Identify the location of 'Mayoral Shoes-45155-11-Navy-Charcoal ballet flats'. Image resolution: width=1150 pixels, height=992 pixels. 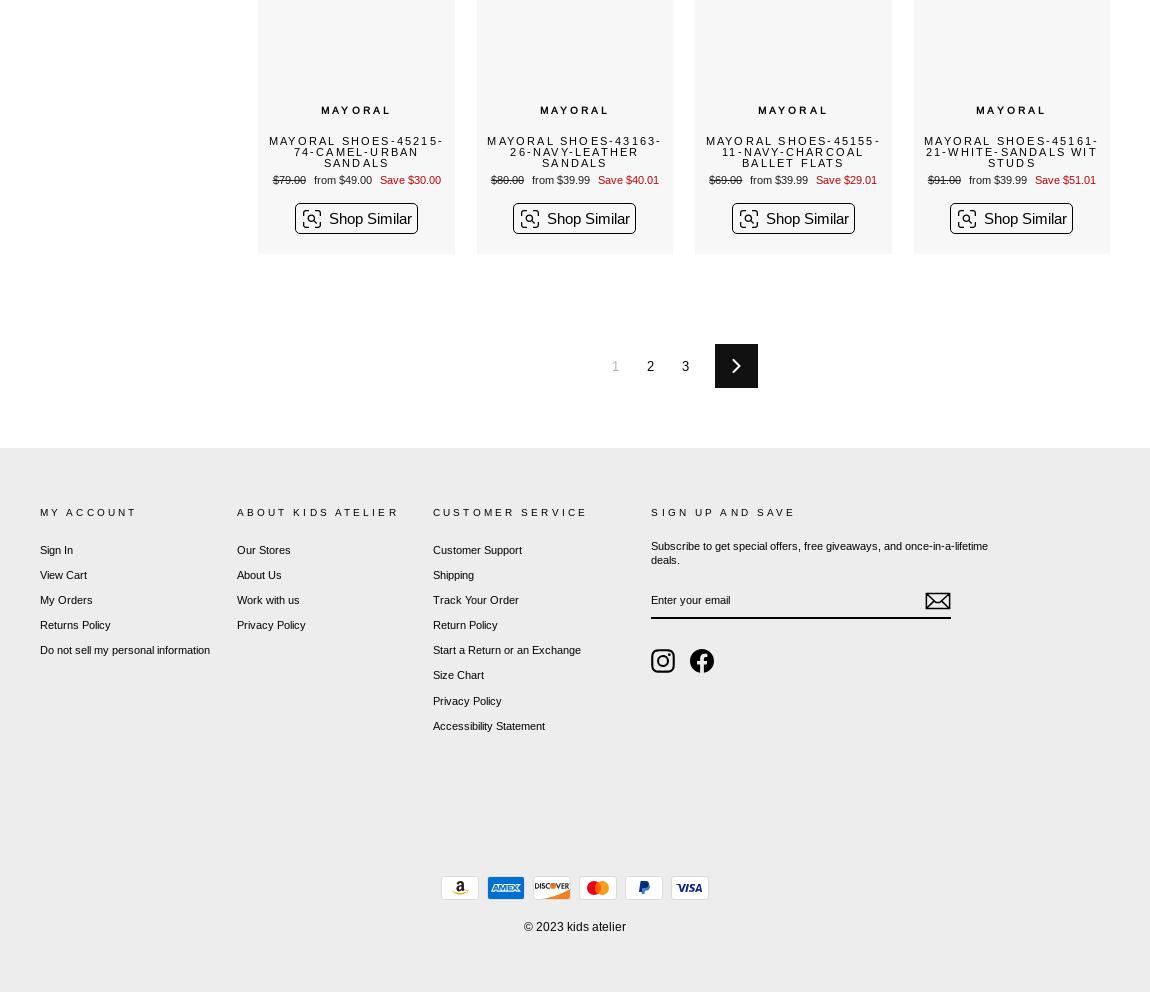
(791, 150).